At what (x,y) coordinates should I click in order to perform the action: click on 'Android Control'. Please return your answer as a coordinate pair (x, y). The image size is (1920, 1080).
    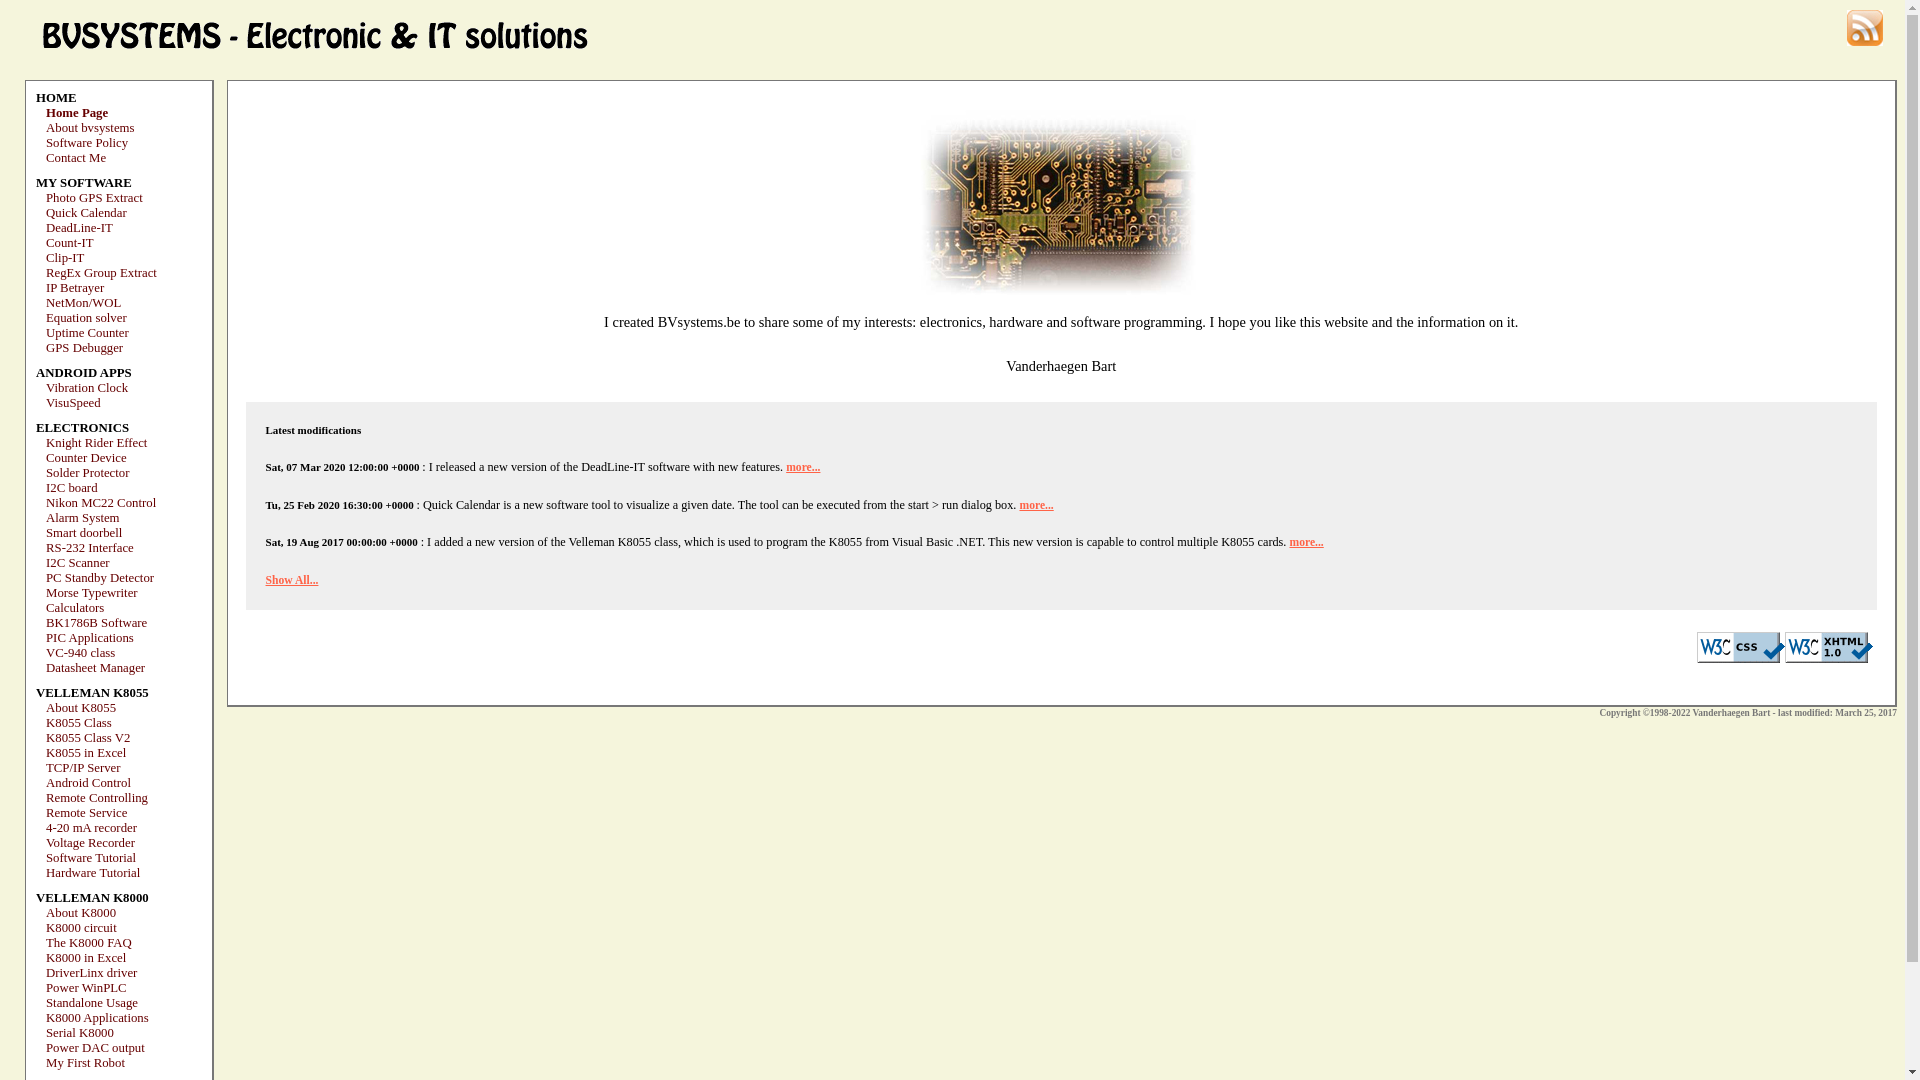
    Looking at the image, I should click on (87, 782).